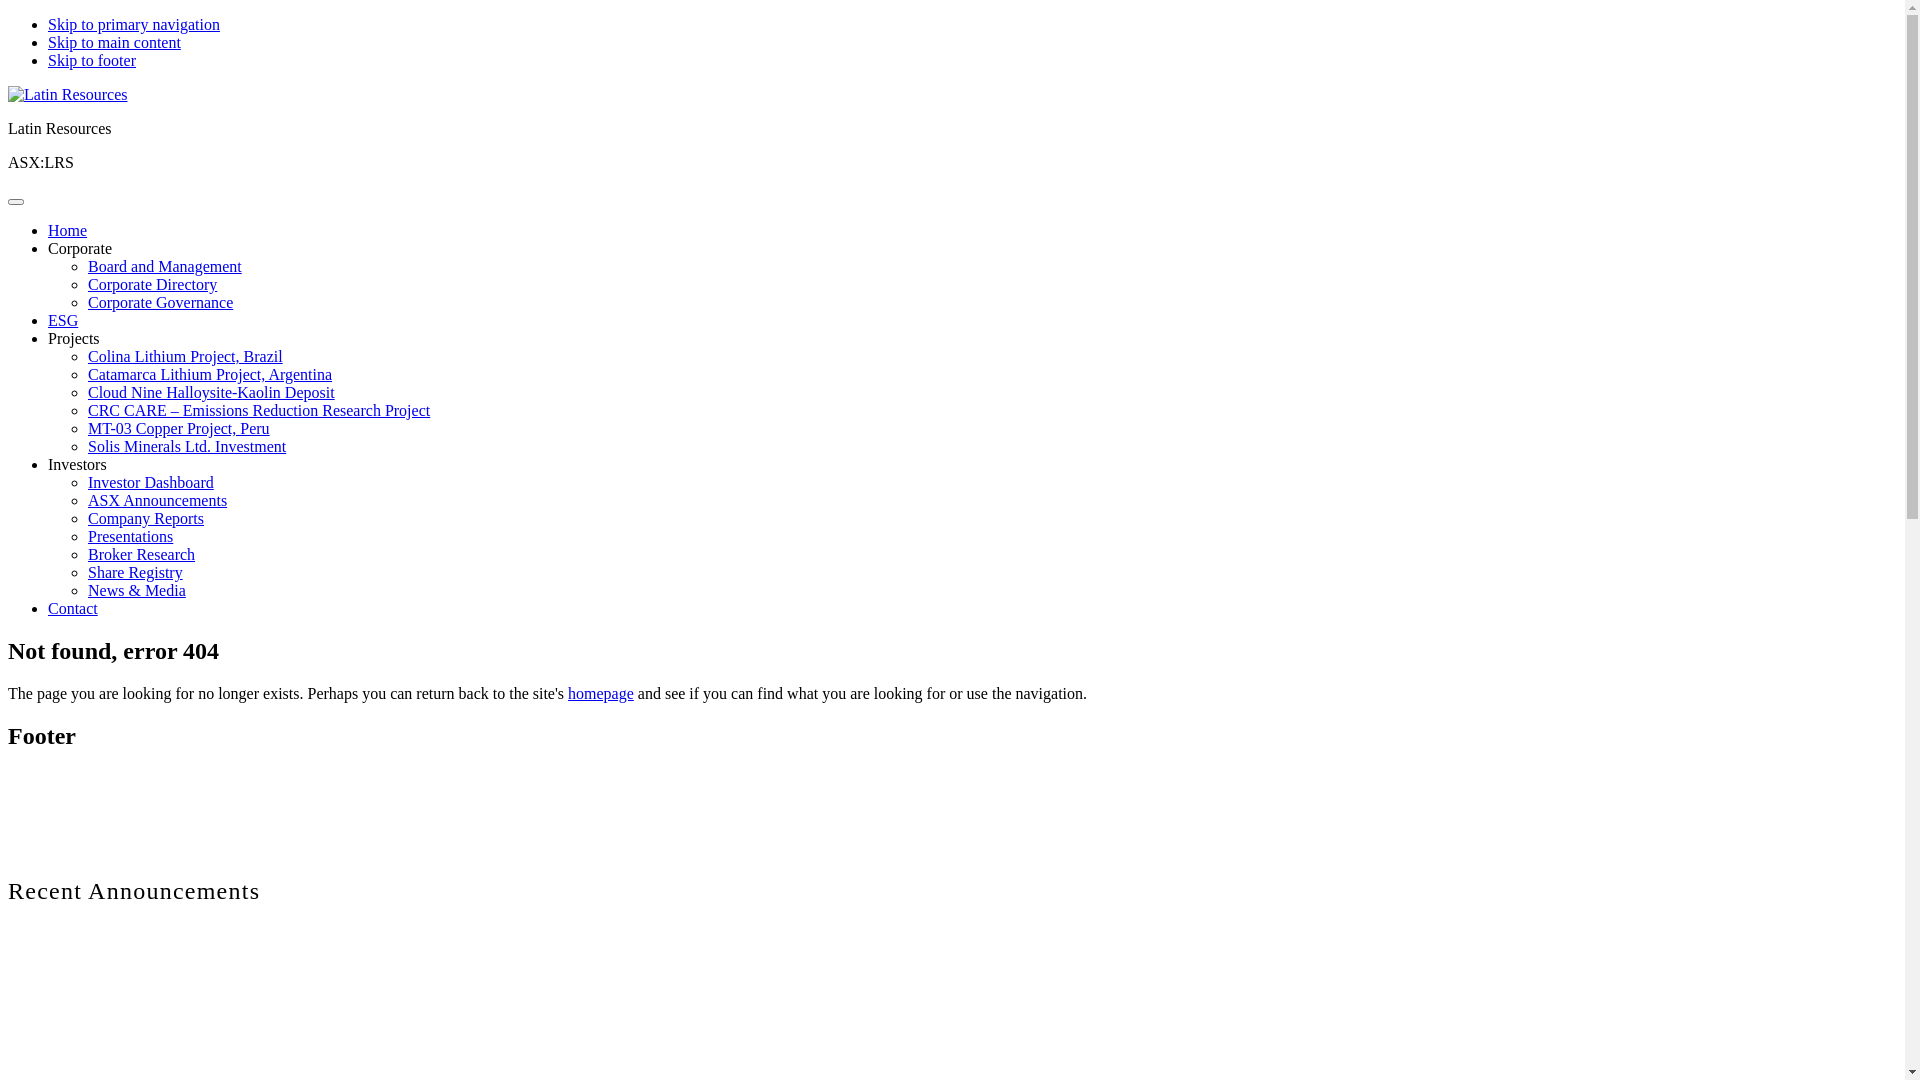 Image resolution: width=1920 pixels, height=1080 pixels. What do you see at coordinates (149, 482) in the screenshot?
I see `'Investor Dashboard'` at bounding box center [149, 482].